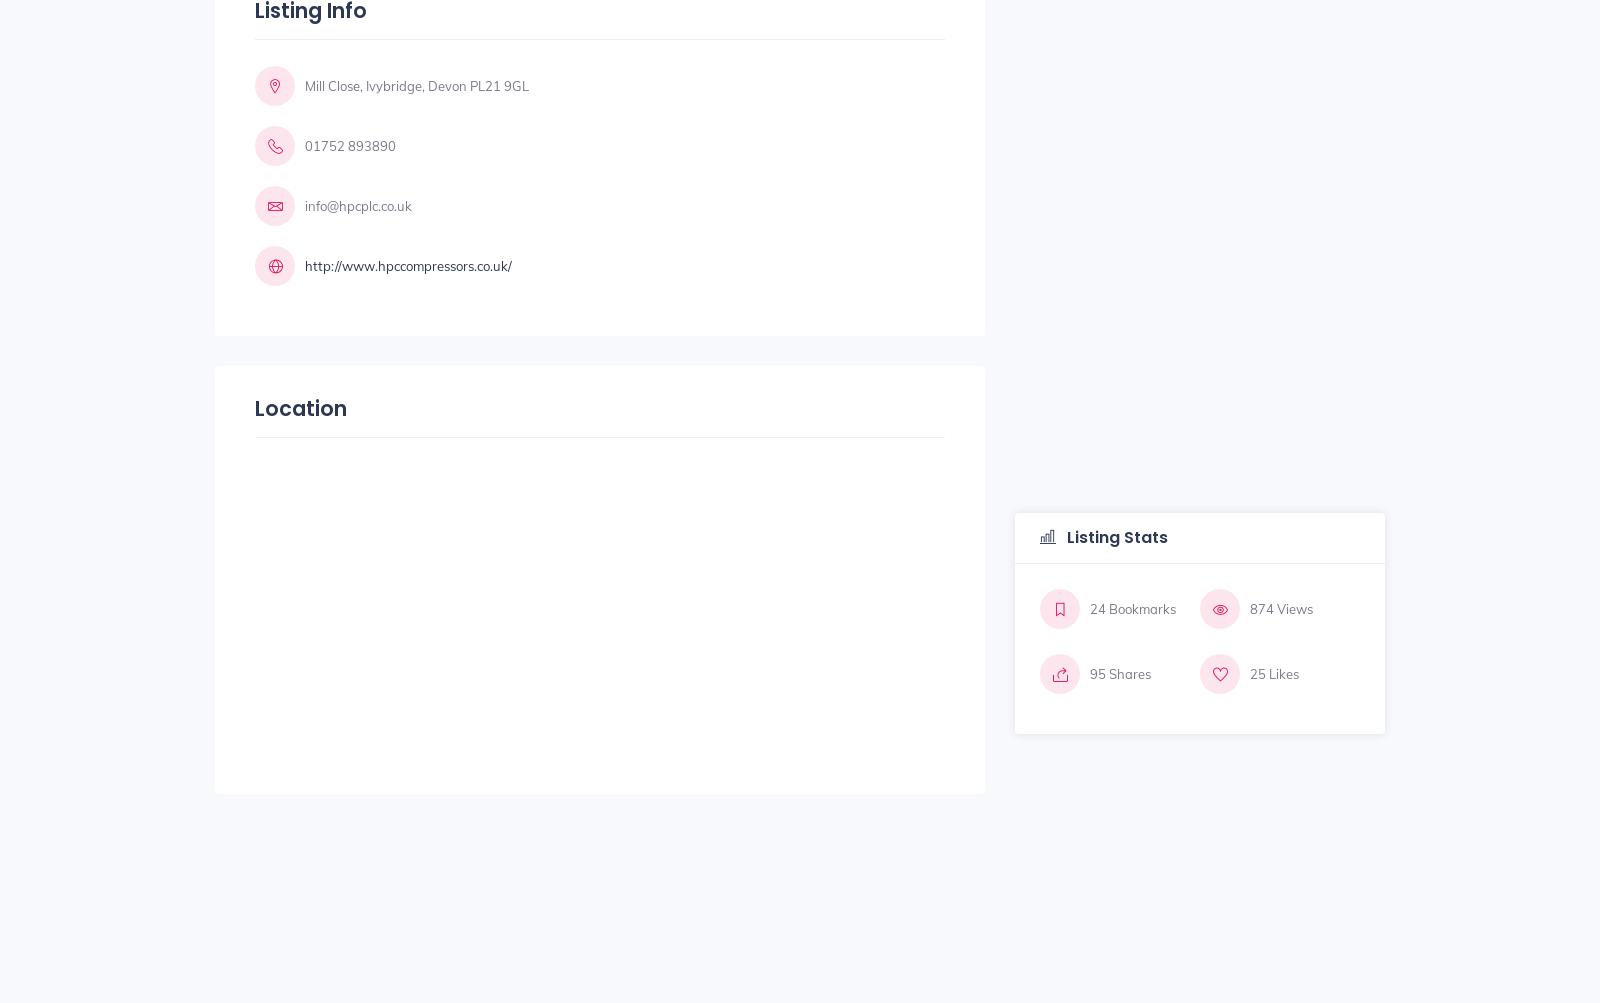 This screenshot has height=1003, width=1600. I want to click on 'Location', so click(255, 407).